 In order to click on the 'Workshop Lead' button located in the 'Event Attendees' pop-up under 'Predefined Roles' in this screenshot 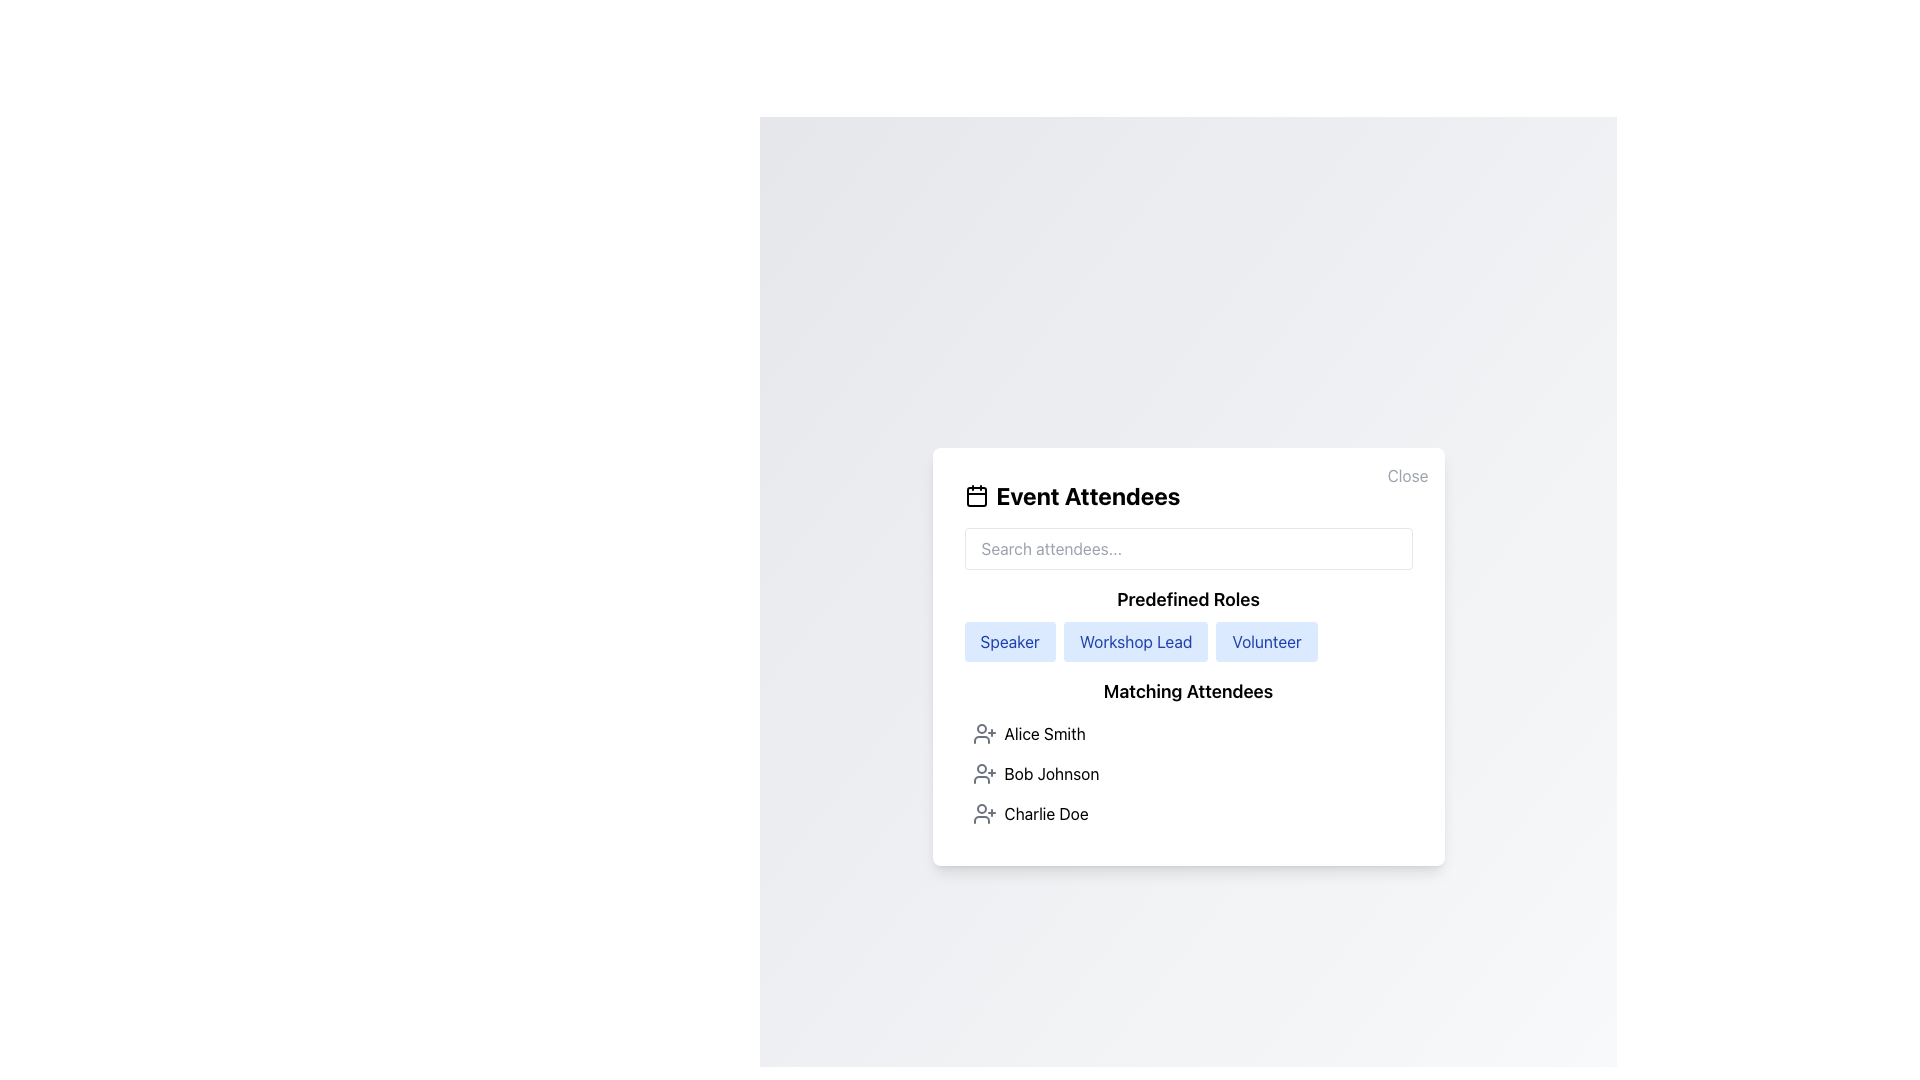, I will do `click(1188, 656)`.